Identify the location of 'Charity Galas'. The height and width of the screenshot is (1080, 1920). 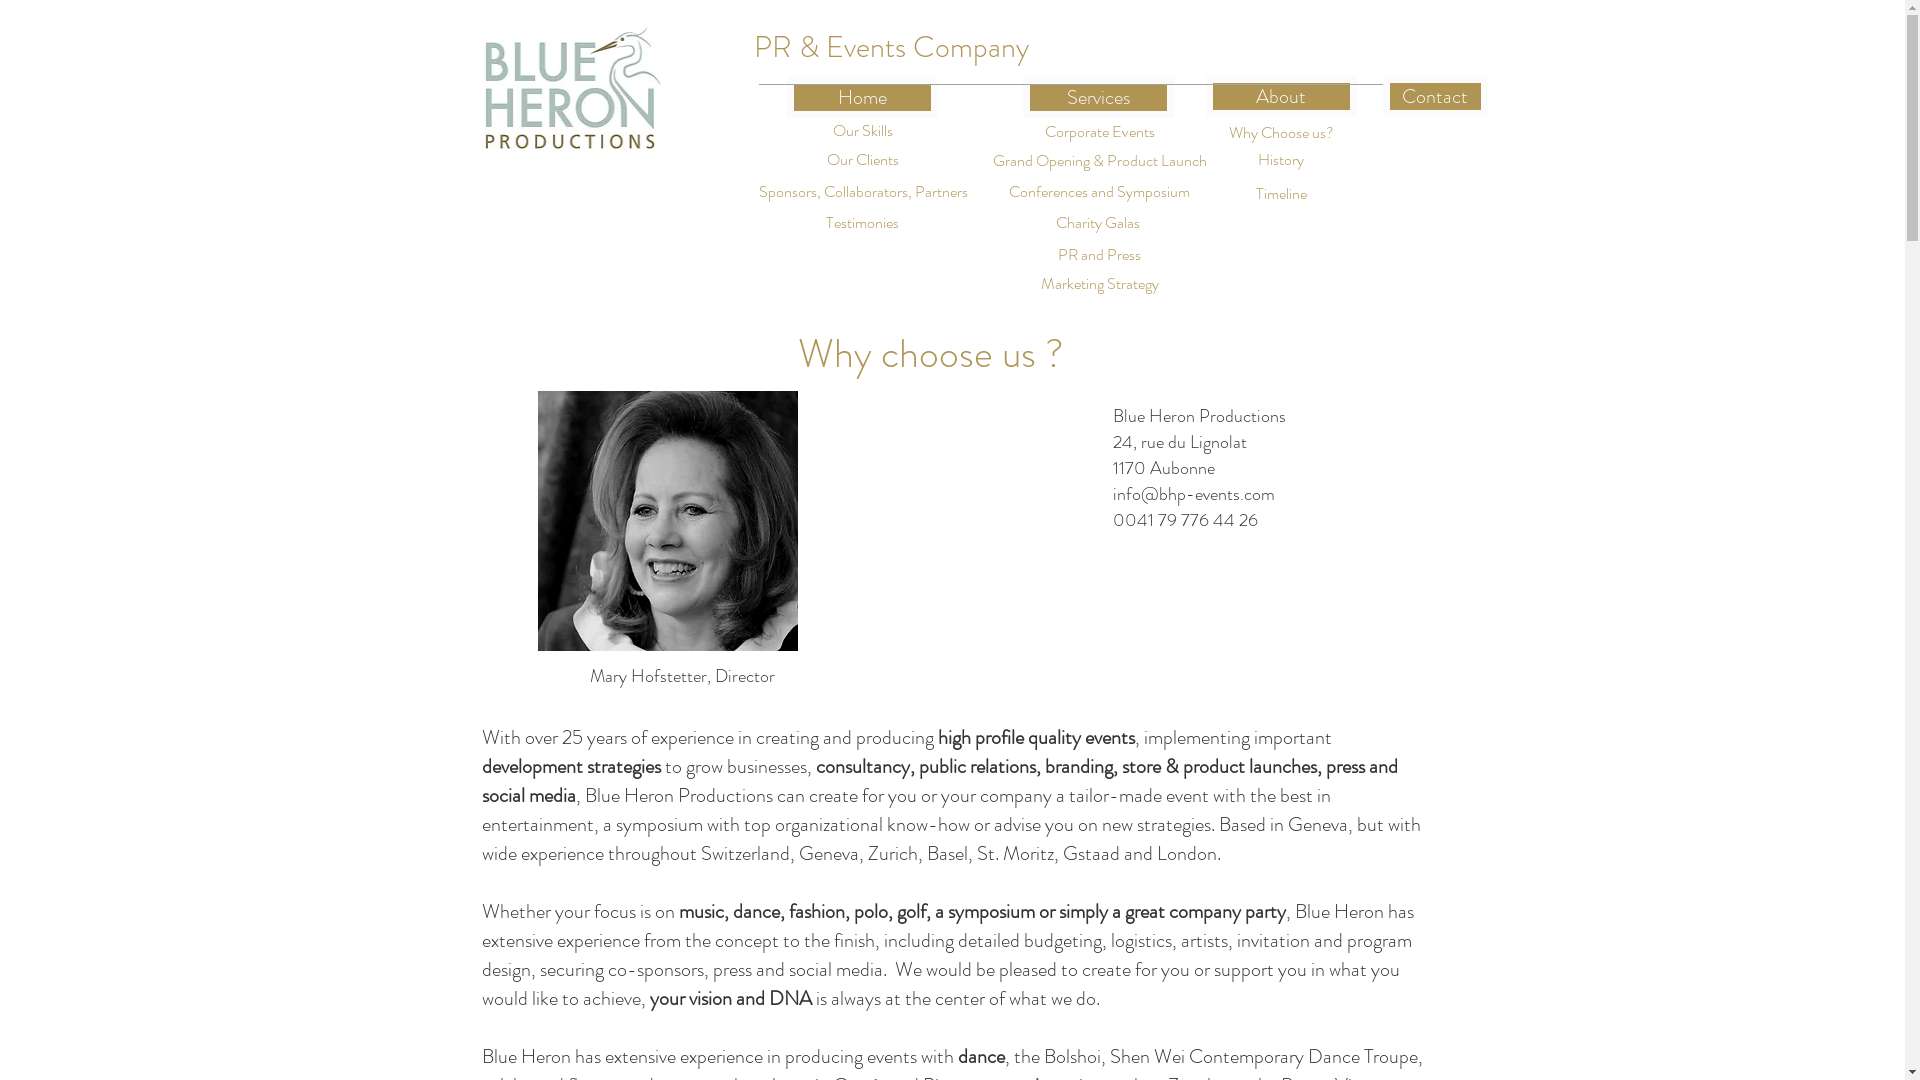
(1012, 223).